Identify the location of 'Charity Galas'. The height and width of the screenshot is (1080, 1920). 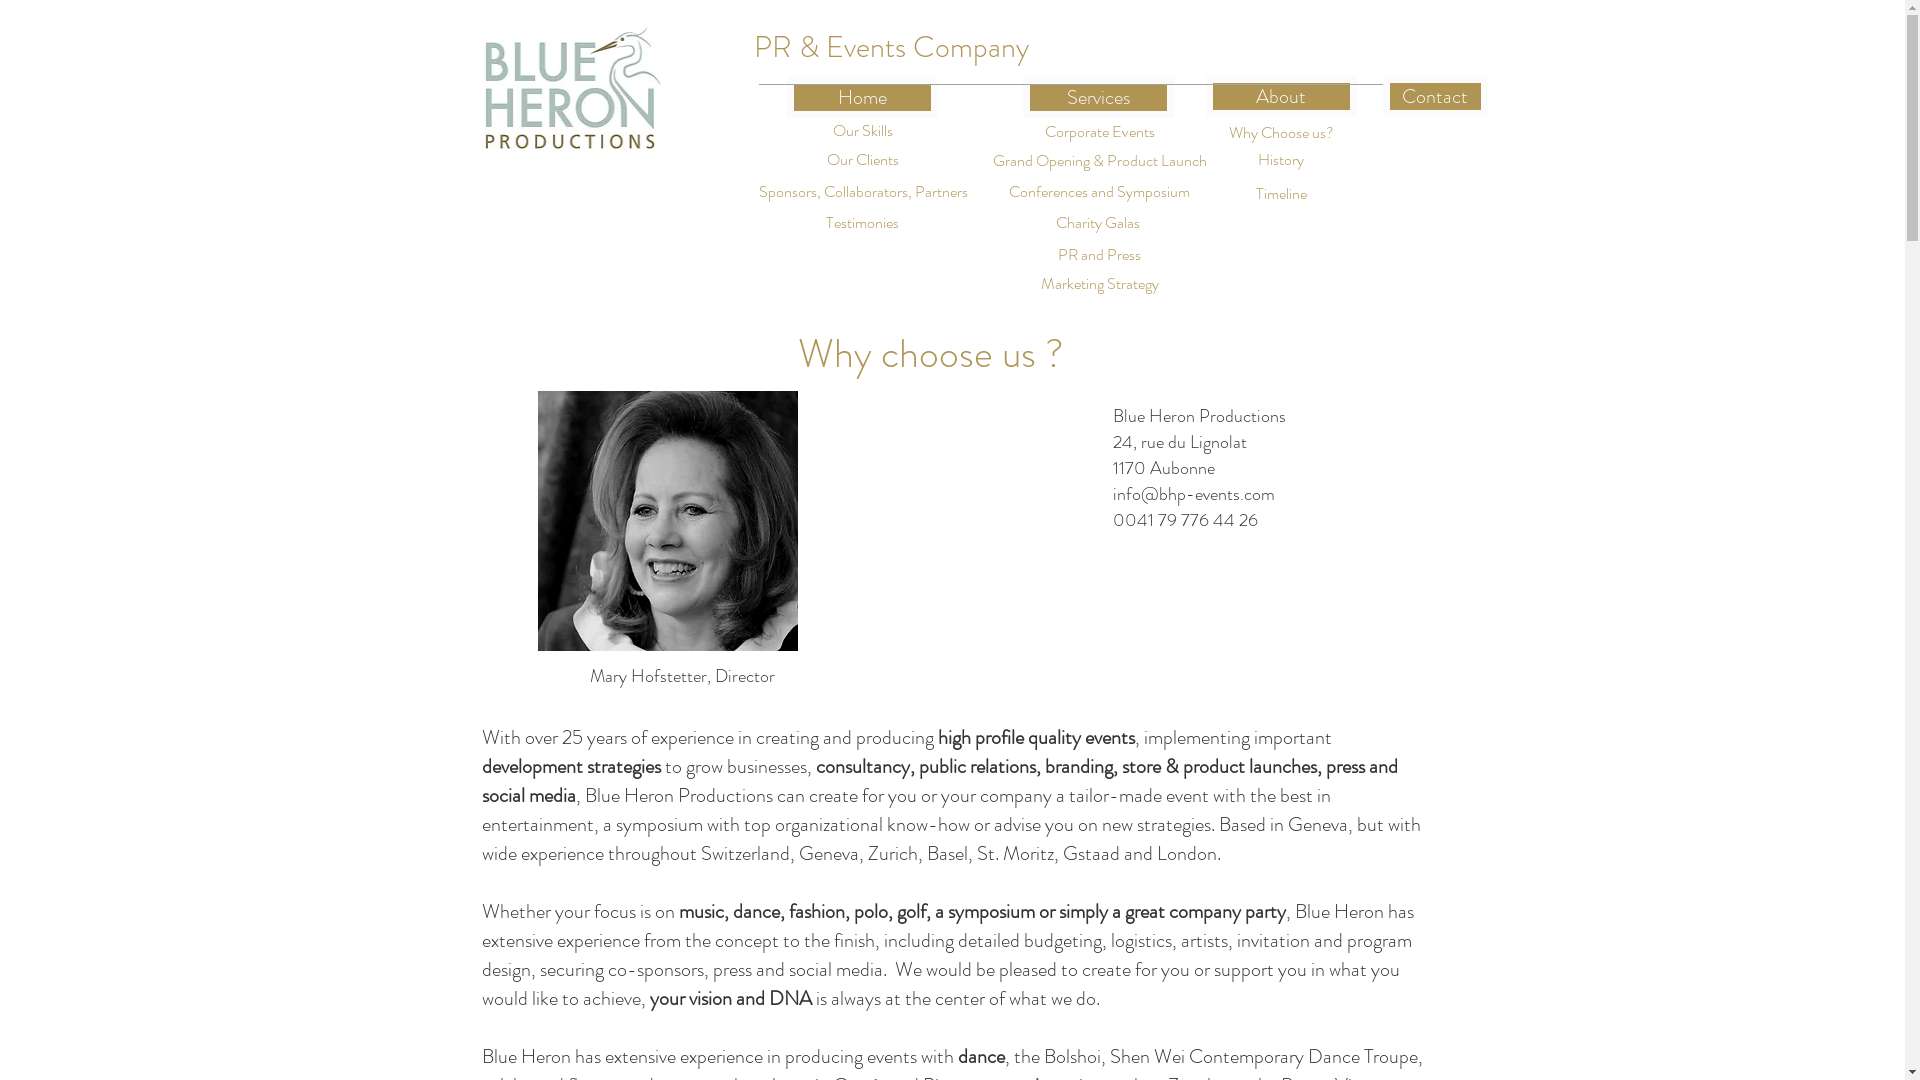
(1012, 223).